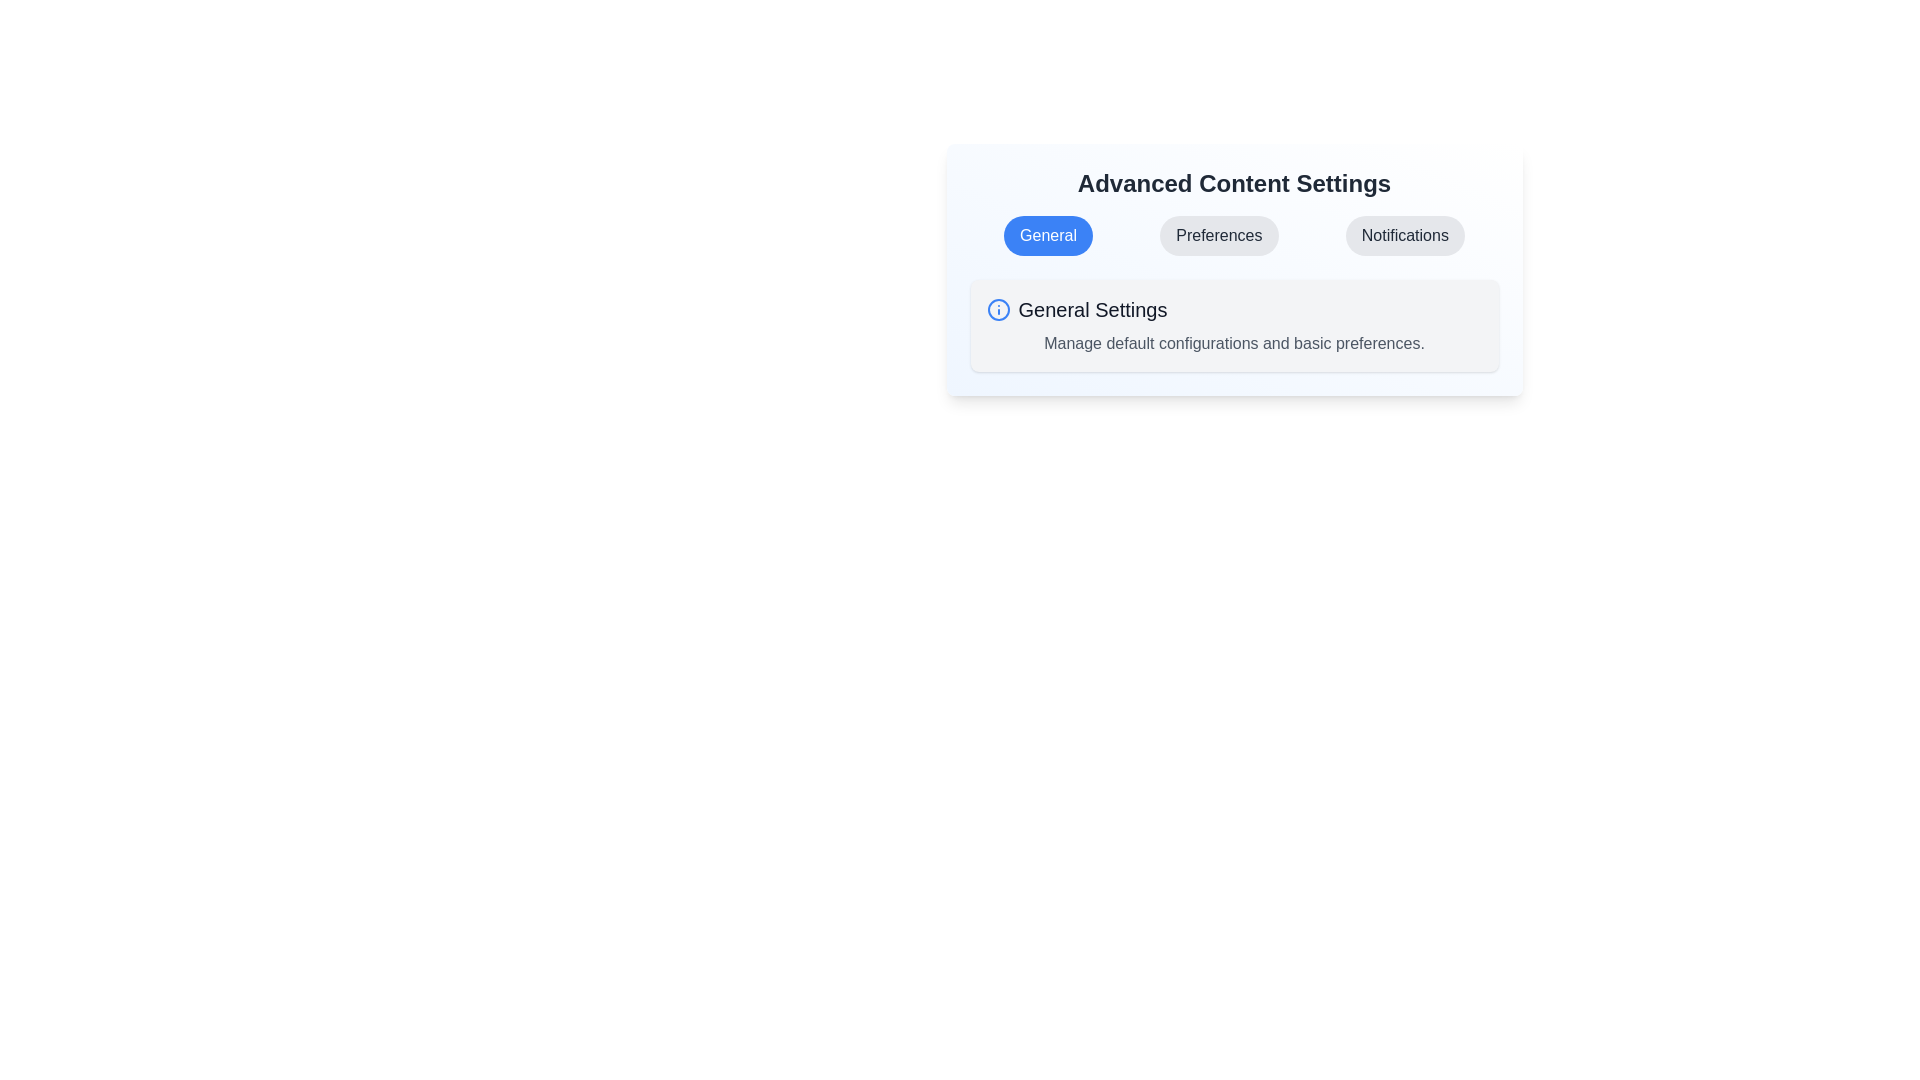  I want to click on information presented in the Information block with a light gray background titled 'General Settings' located beneath 'Advanced Content Settings', so click(1233, 325).